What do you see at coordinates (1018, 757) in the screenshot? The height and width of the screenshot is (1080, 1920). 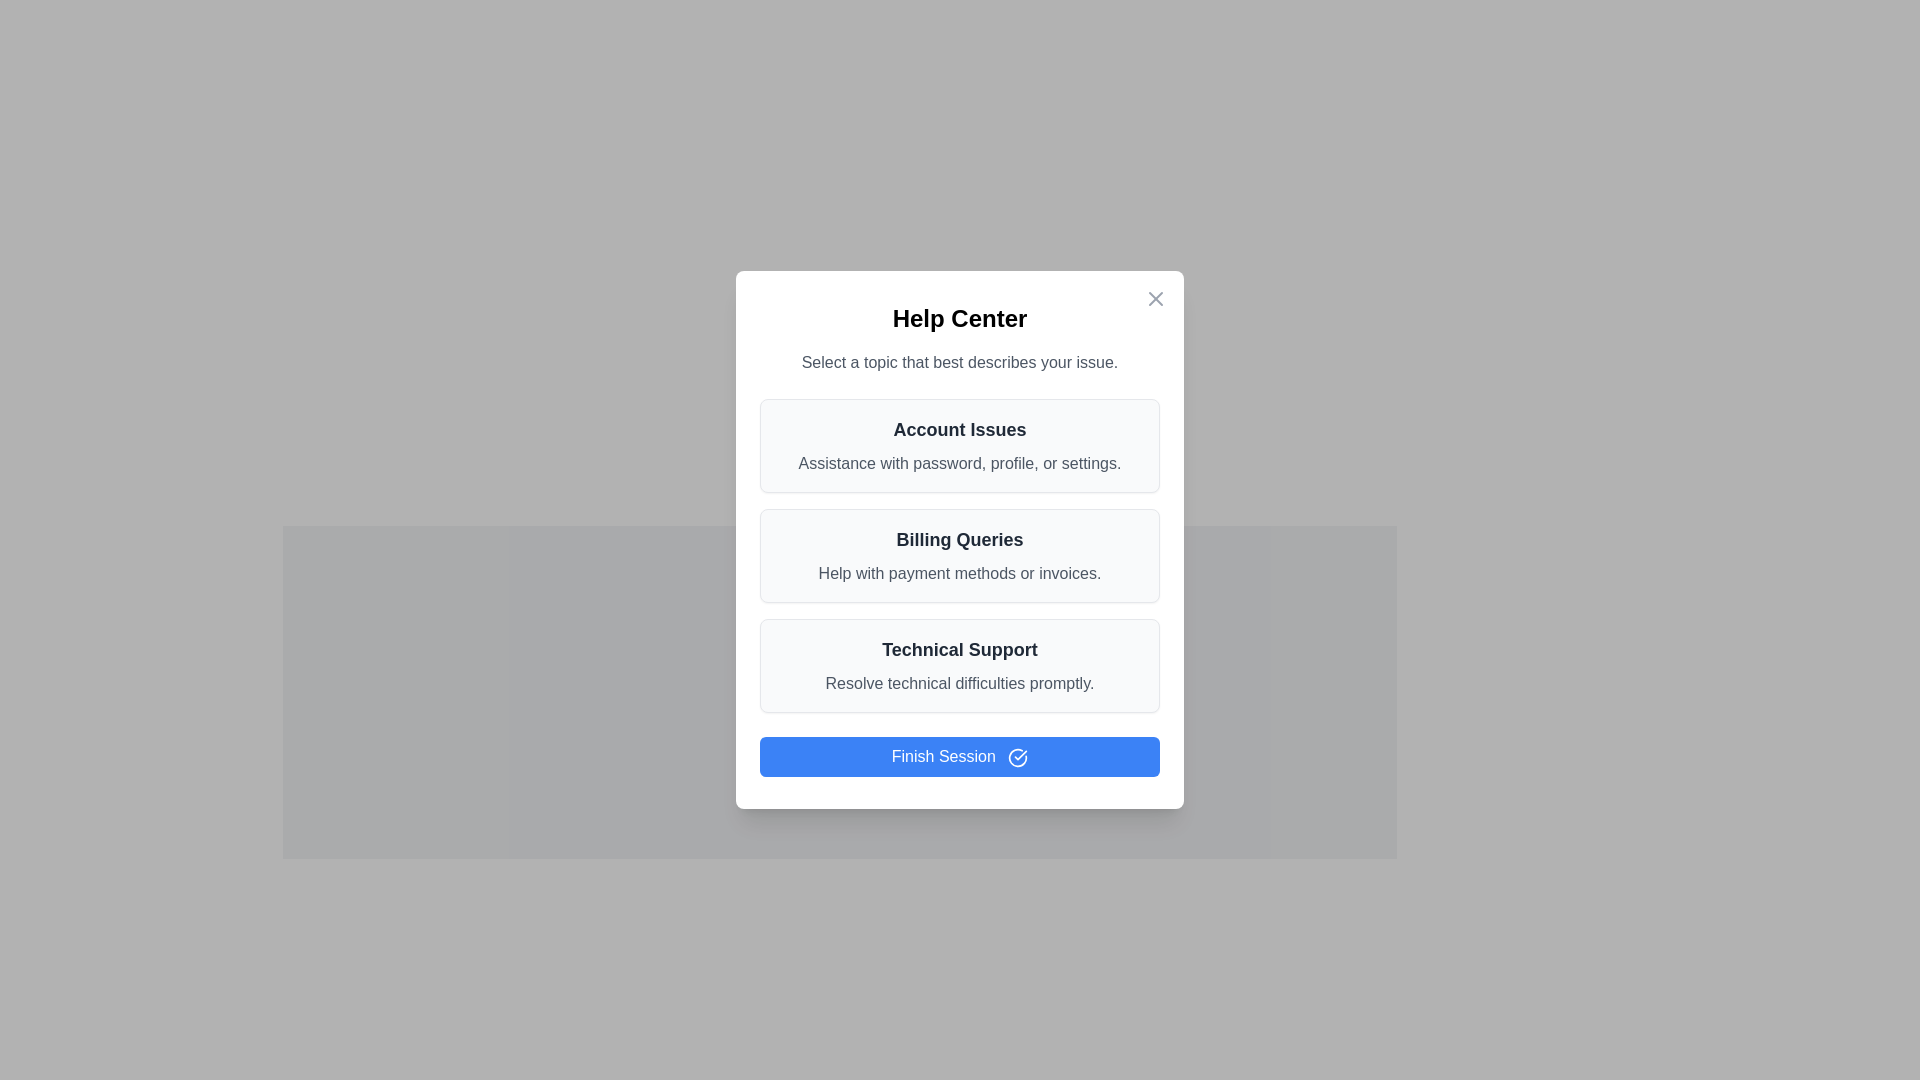 I see `the small circular icon with a checkmark inside, located at the end of the blue 'Finish Session' button in the Help Center dialog for visual feedback` at bounding box center [1018, 757].